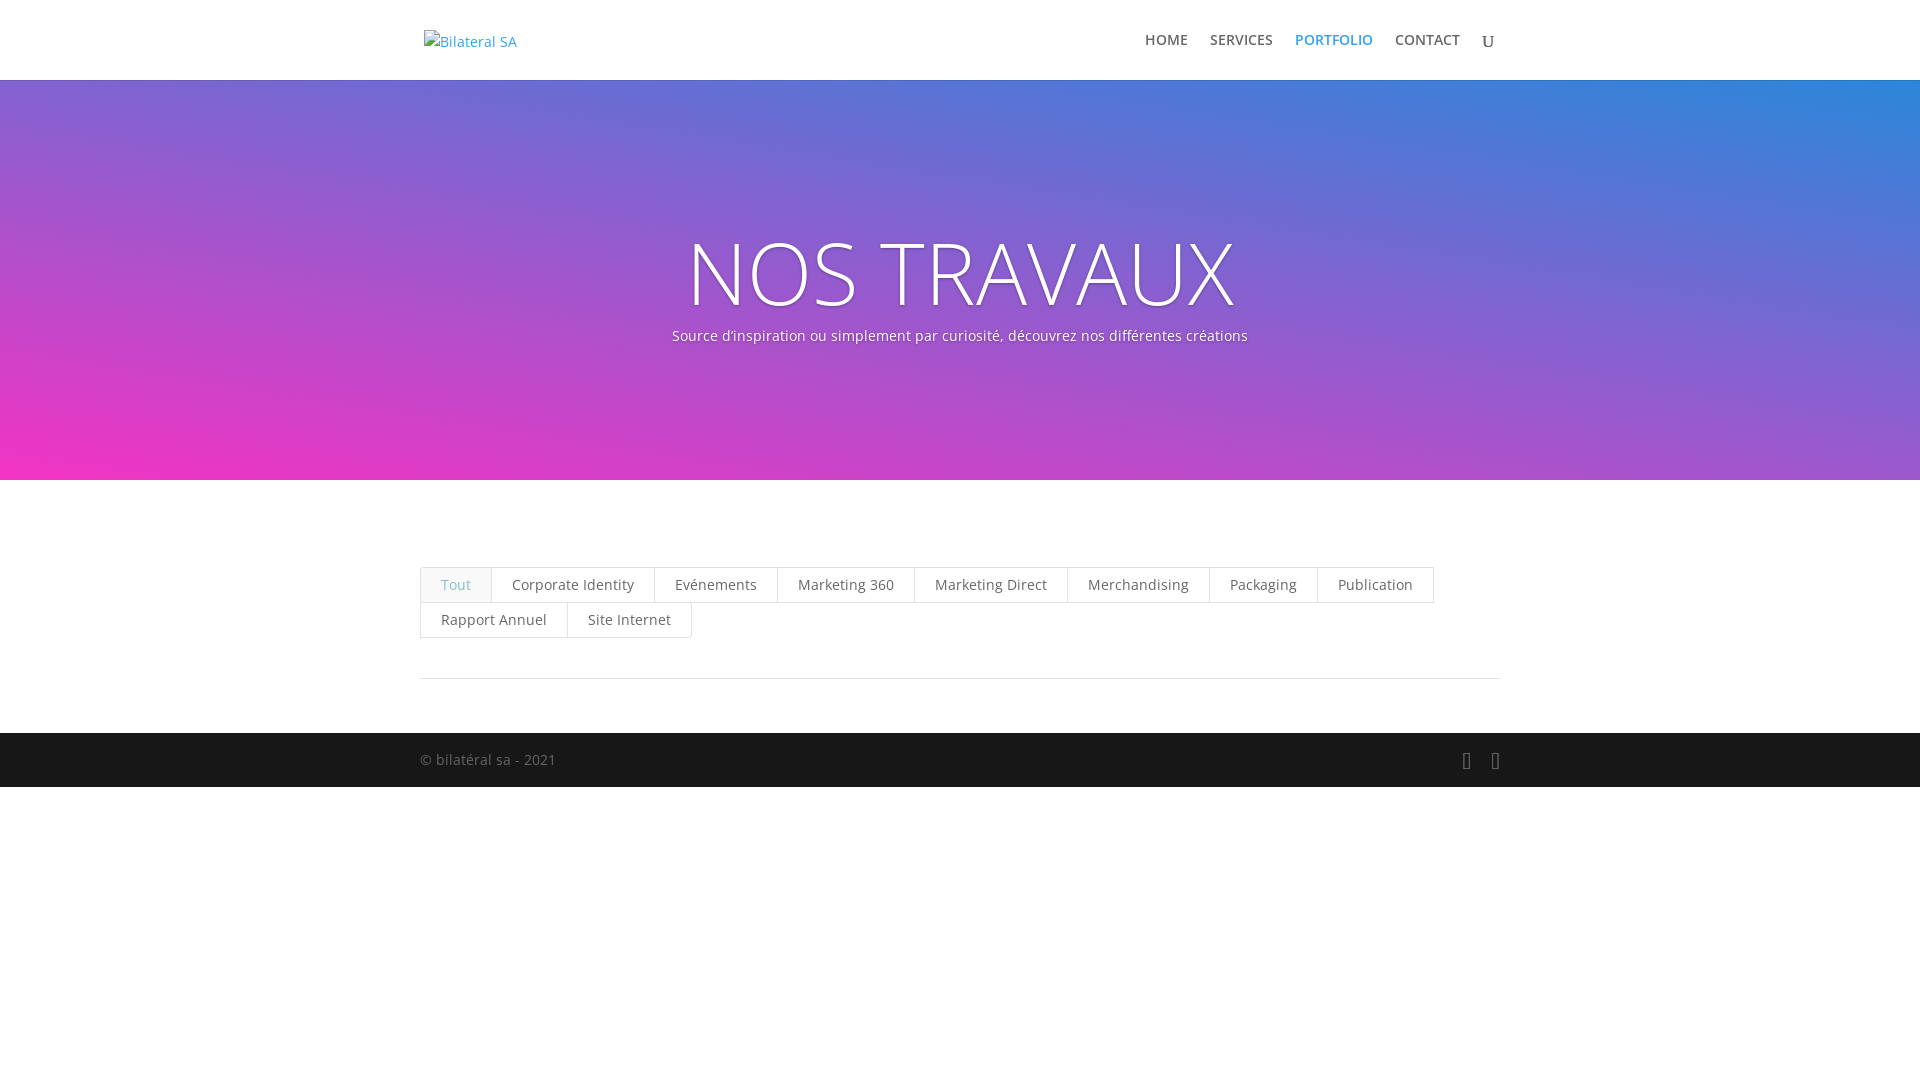  I want to click on 'Corporate Identity', so click(490, 585).